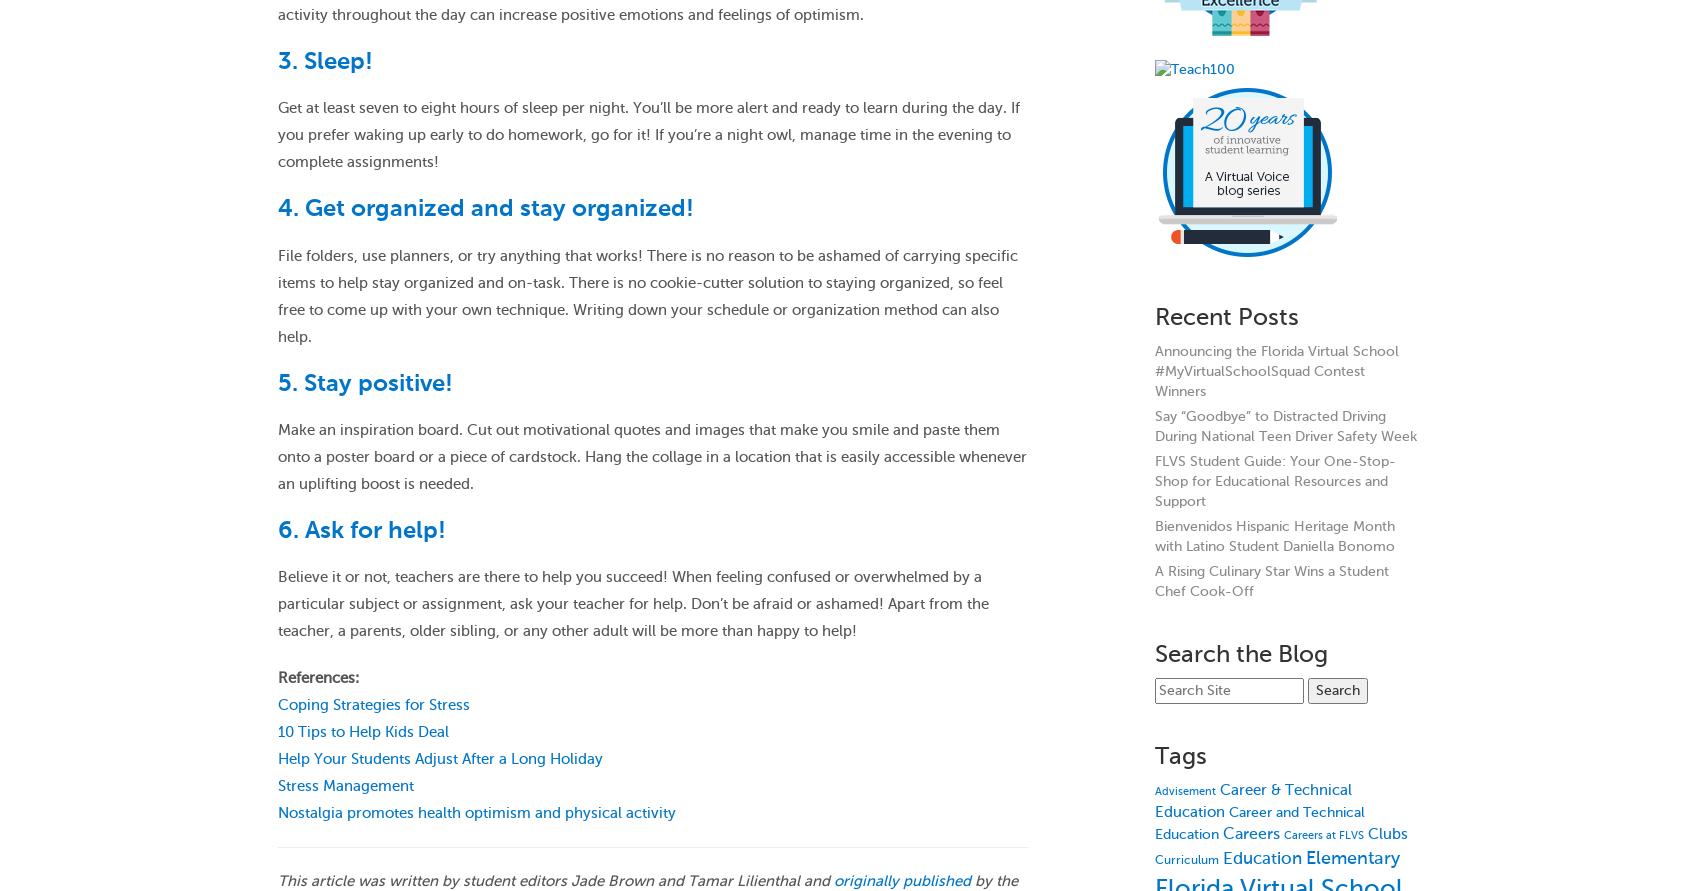 This screenshot has width=1695, height=891. What do you see at coordinates (1270, 581) in the screenshot?
I see `'A Rising Culinary Star Wins a Student Chef Cook-Off'` at bounding box center [1270, 581].